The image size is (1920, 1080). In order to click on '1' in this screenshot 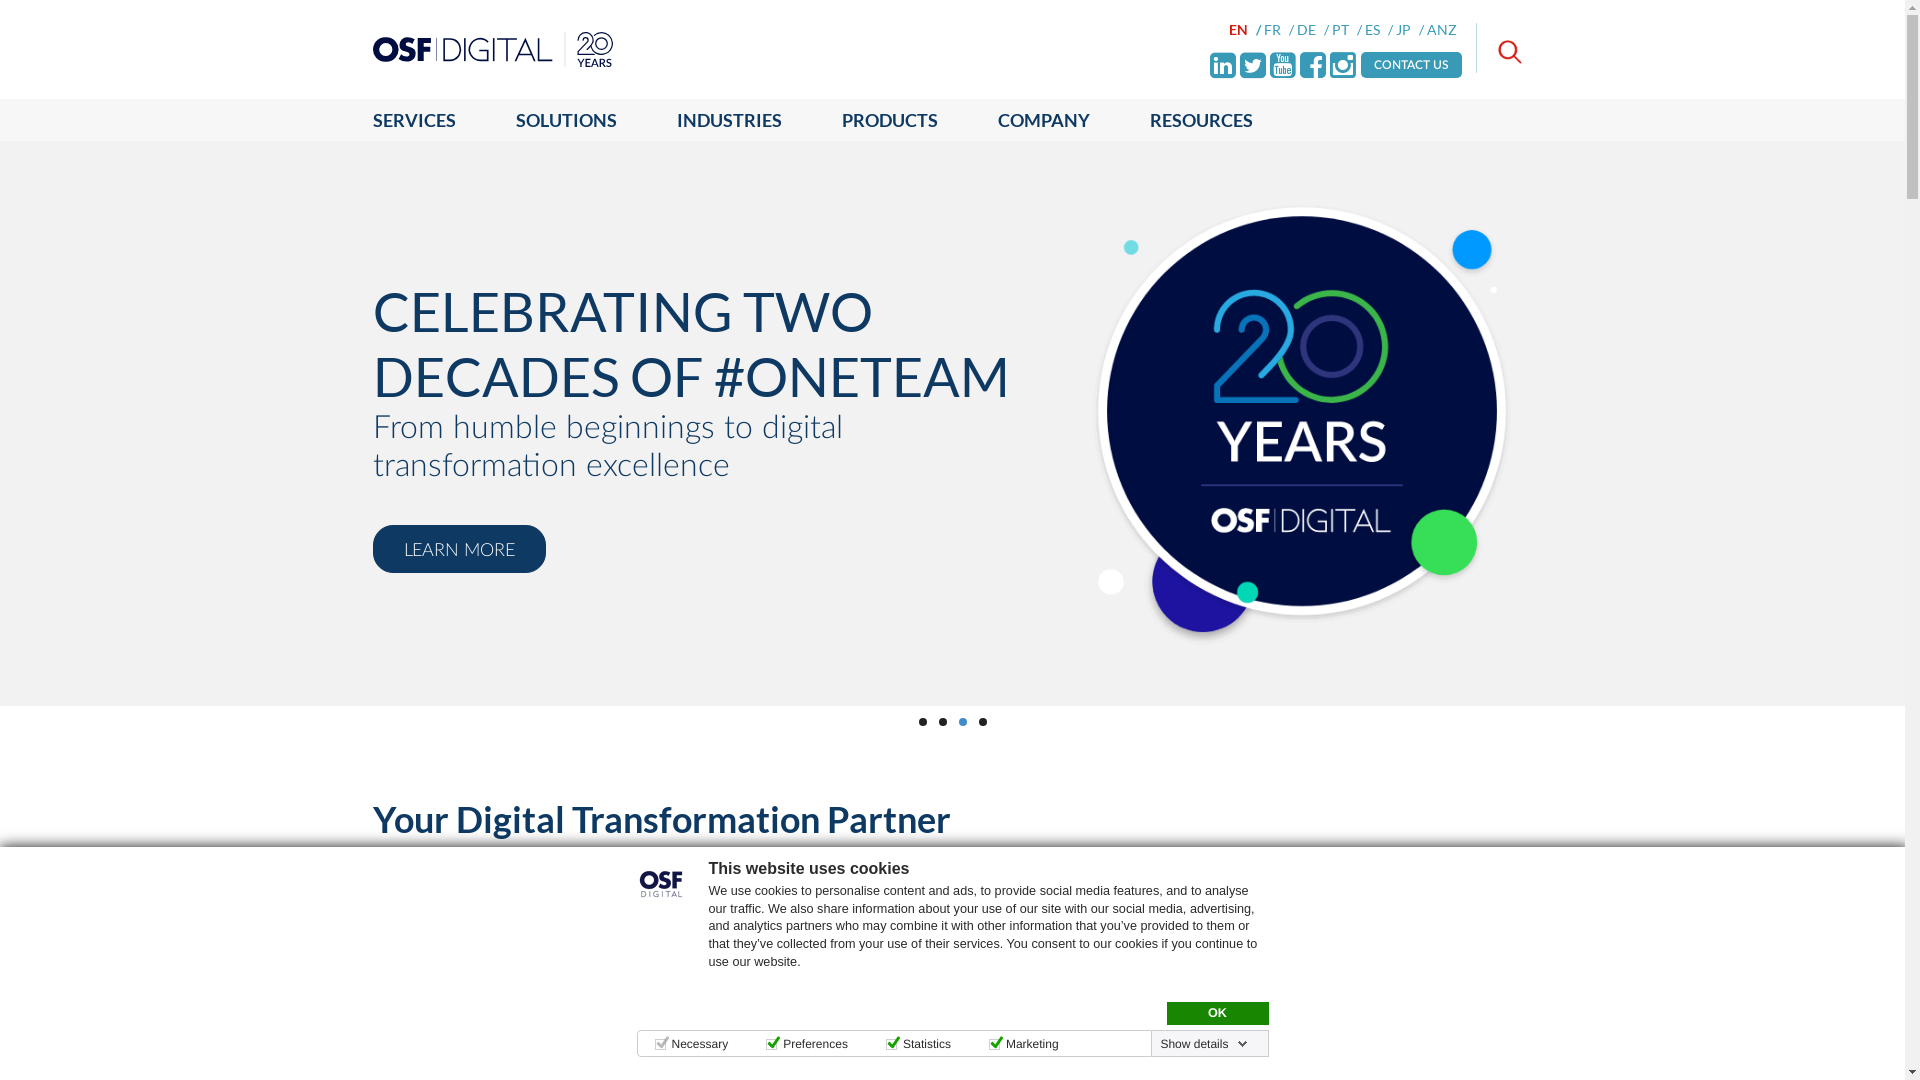, I will do `click(920, 721)`.